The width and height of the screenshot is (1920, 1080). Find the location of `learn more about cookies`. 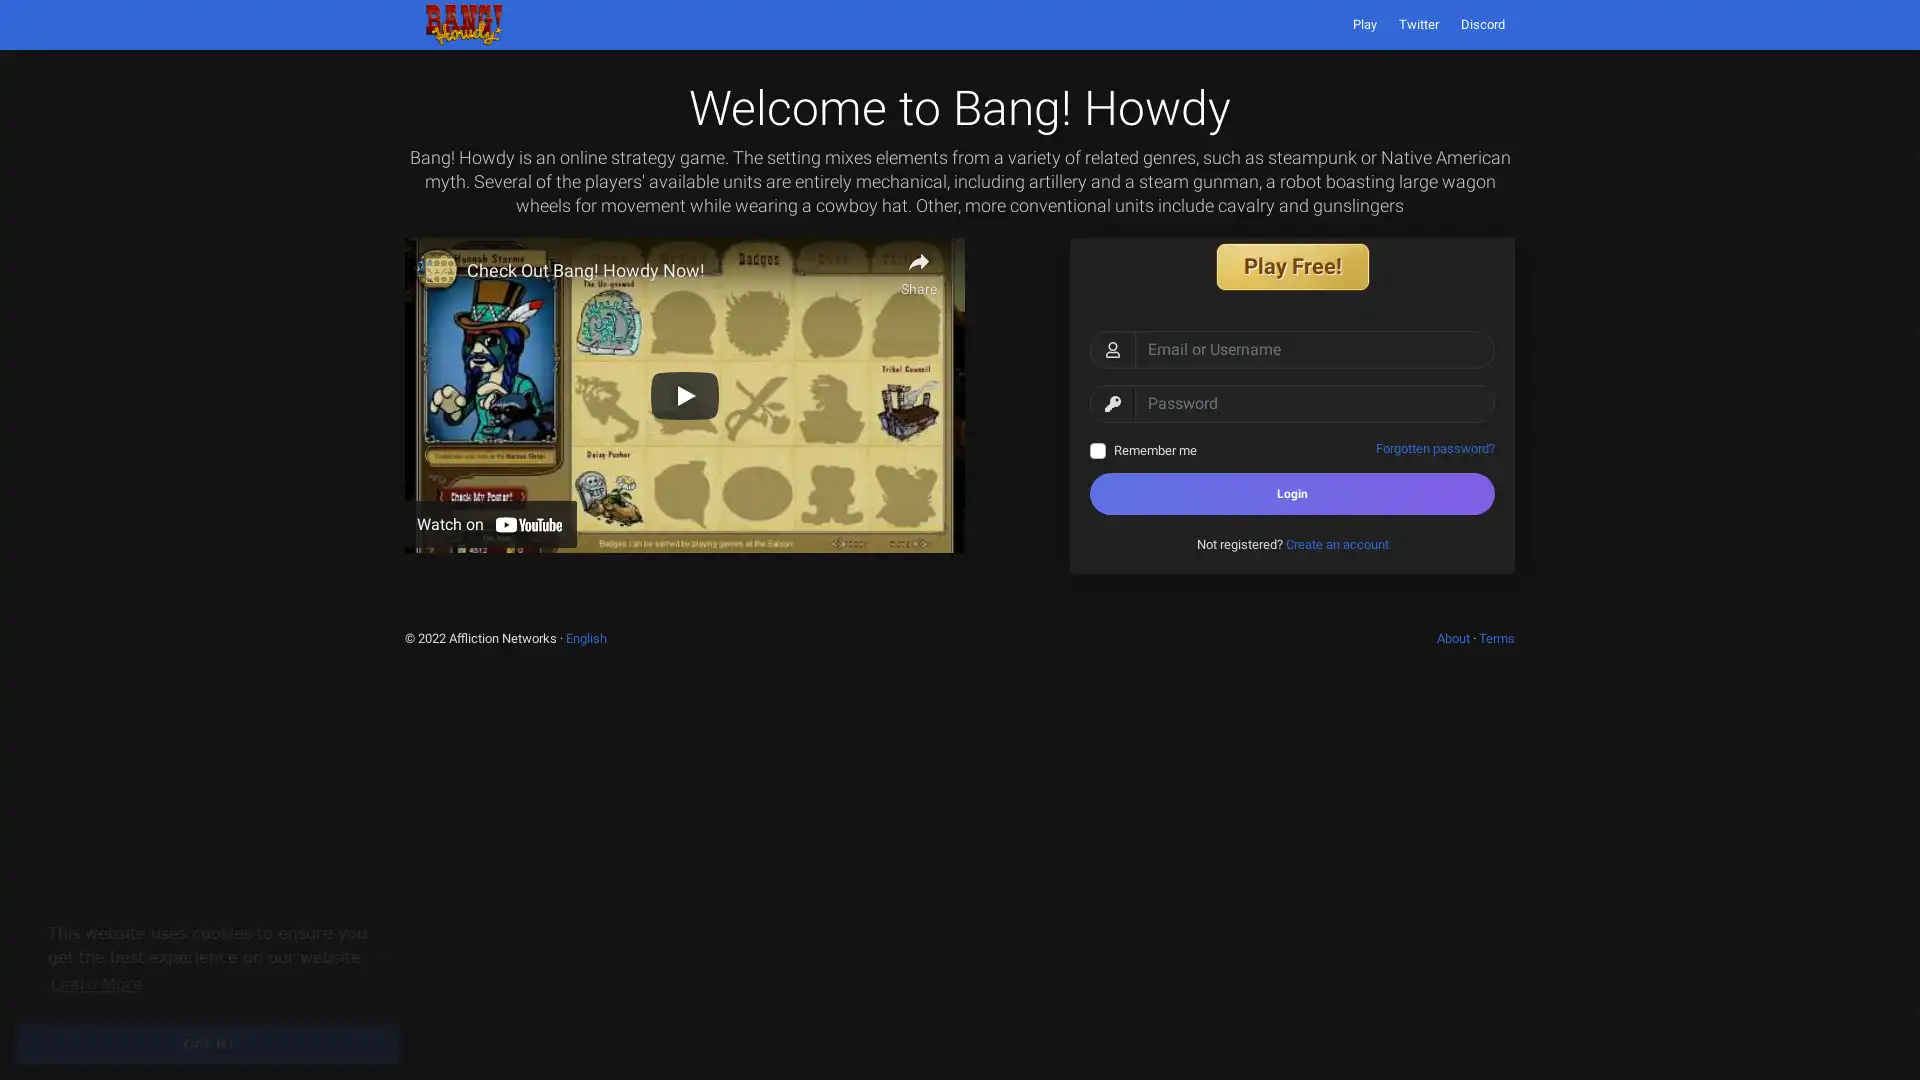

learn more about cookies is located at coordinates (95, 983).